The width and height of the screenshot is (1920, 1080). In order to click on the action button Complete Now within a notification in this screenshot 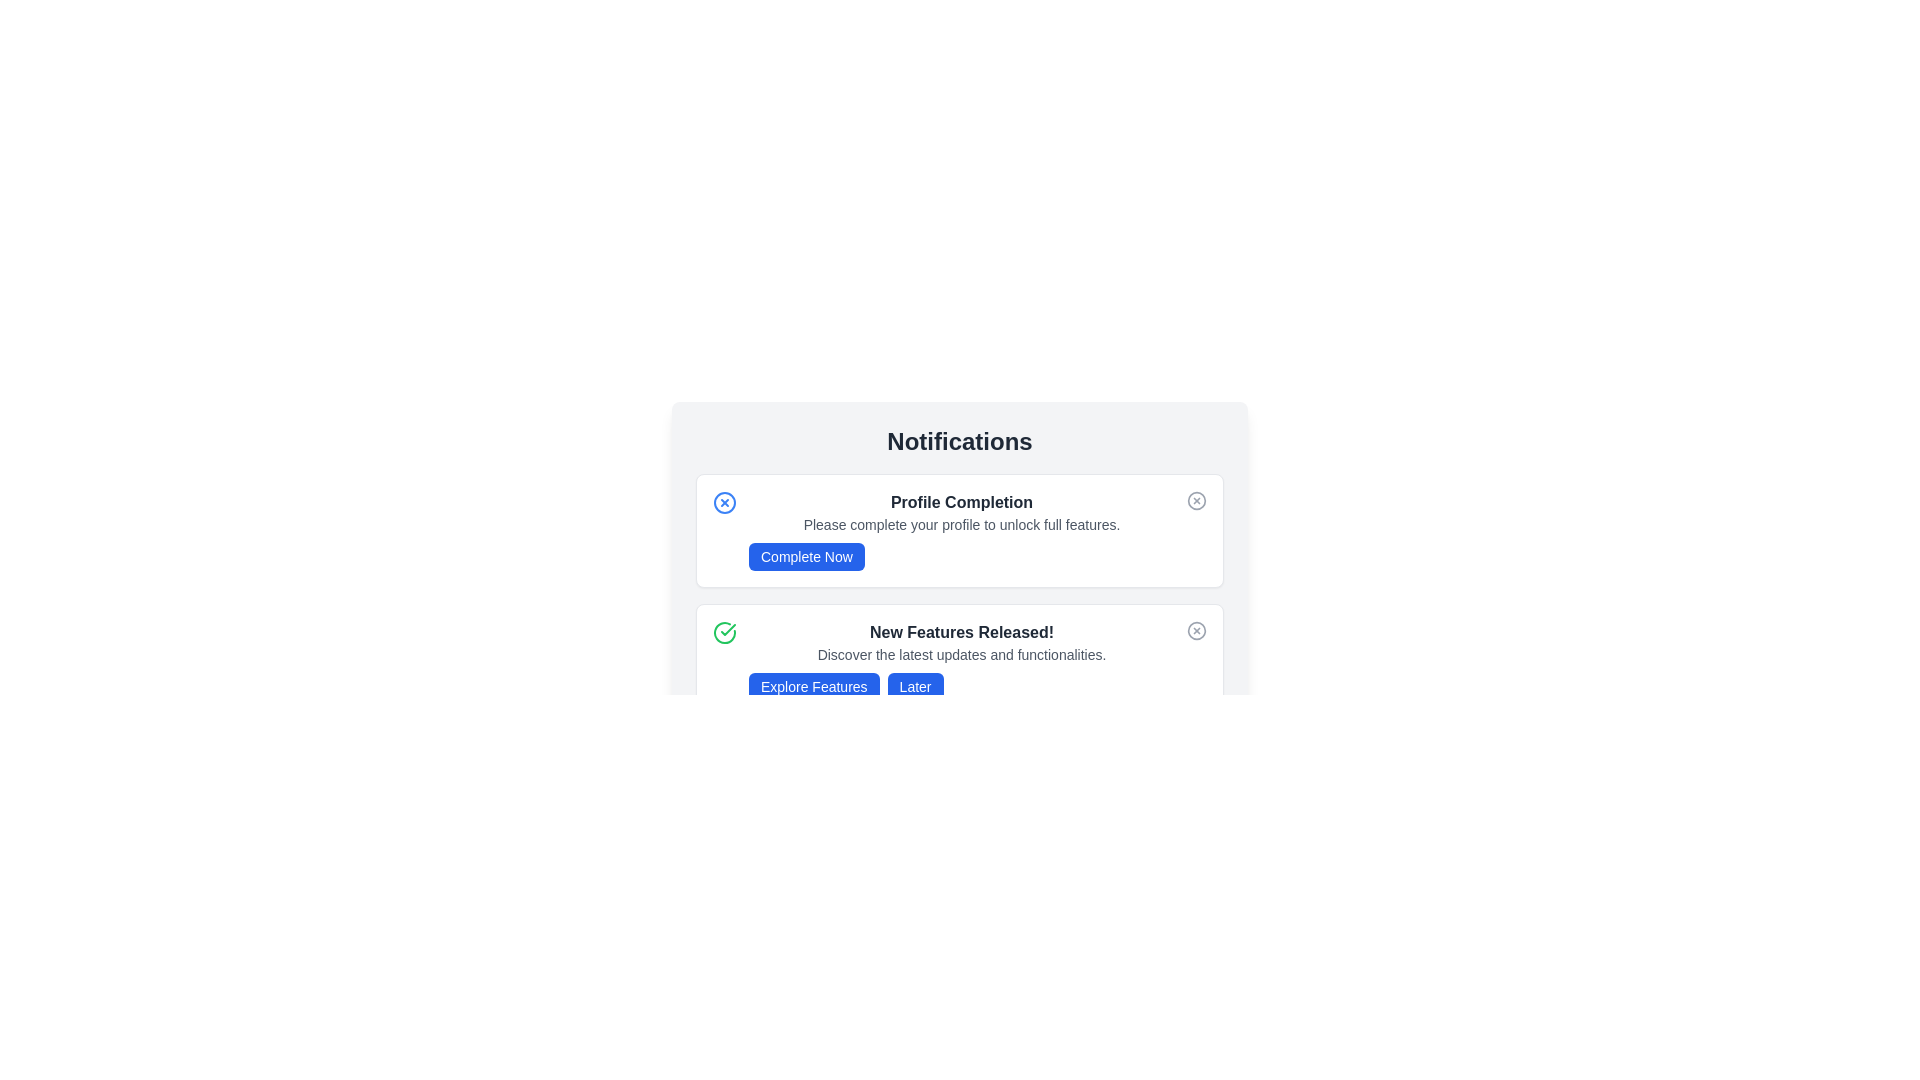, I will do `click(806, 556)`.